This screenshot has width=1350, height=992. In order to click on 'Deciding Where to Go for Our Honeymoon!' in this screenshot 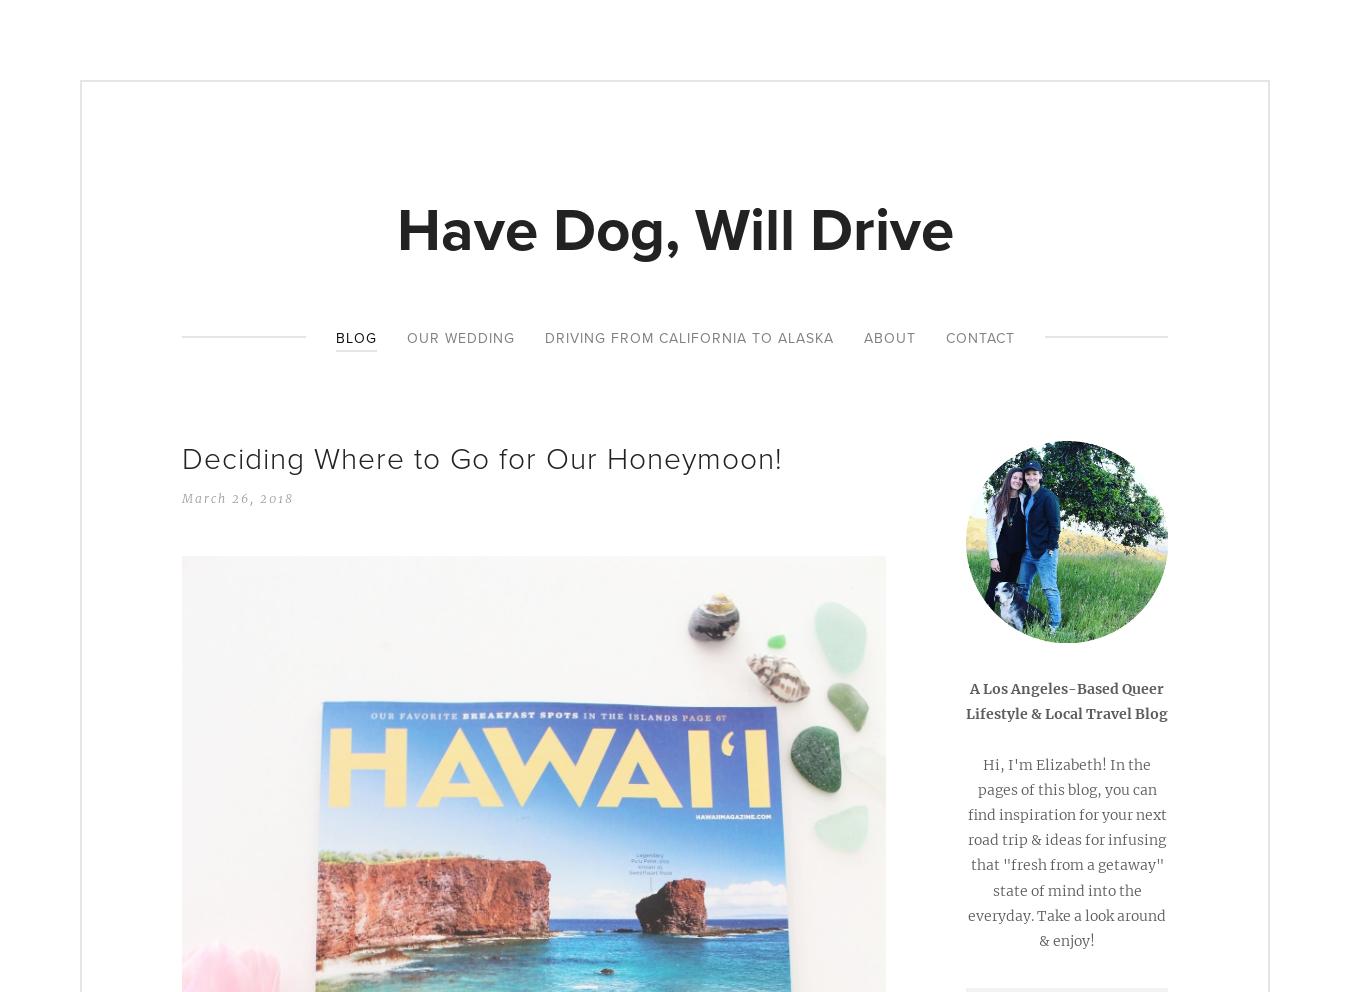, I will do `click(481, 458)`.